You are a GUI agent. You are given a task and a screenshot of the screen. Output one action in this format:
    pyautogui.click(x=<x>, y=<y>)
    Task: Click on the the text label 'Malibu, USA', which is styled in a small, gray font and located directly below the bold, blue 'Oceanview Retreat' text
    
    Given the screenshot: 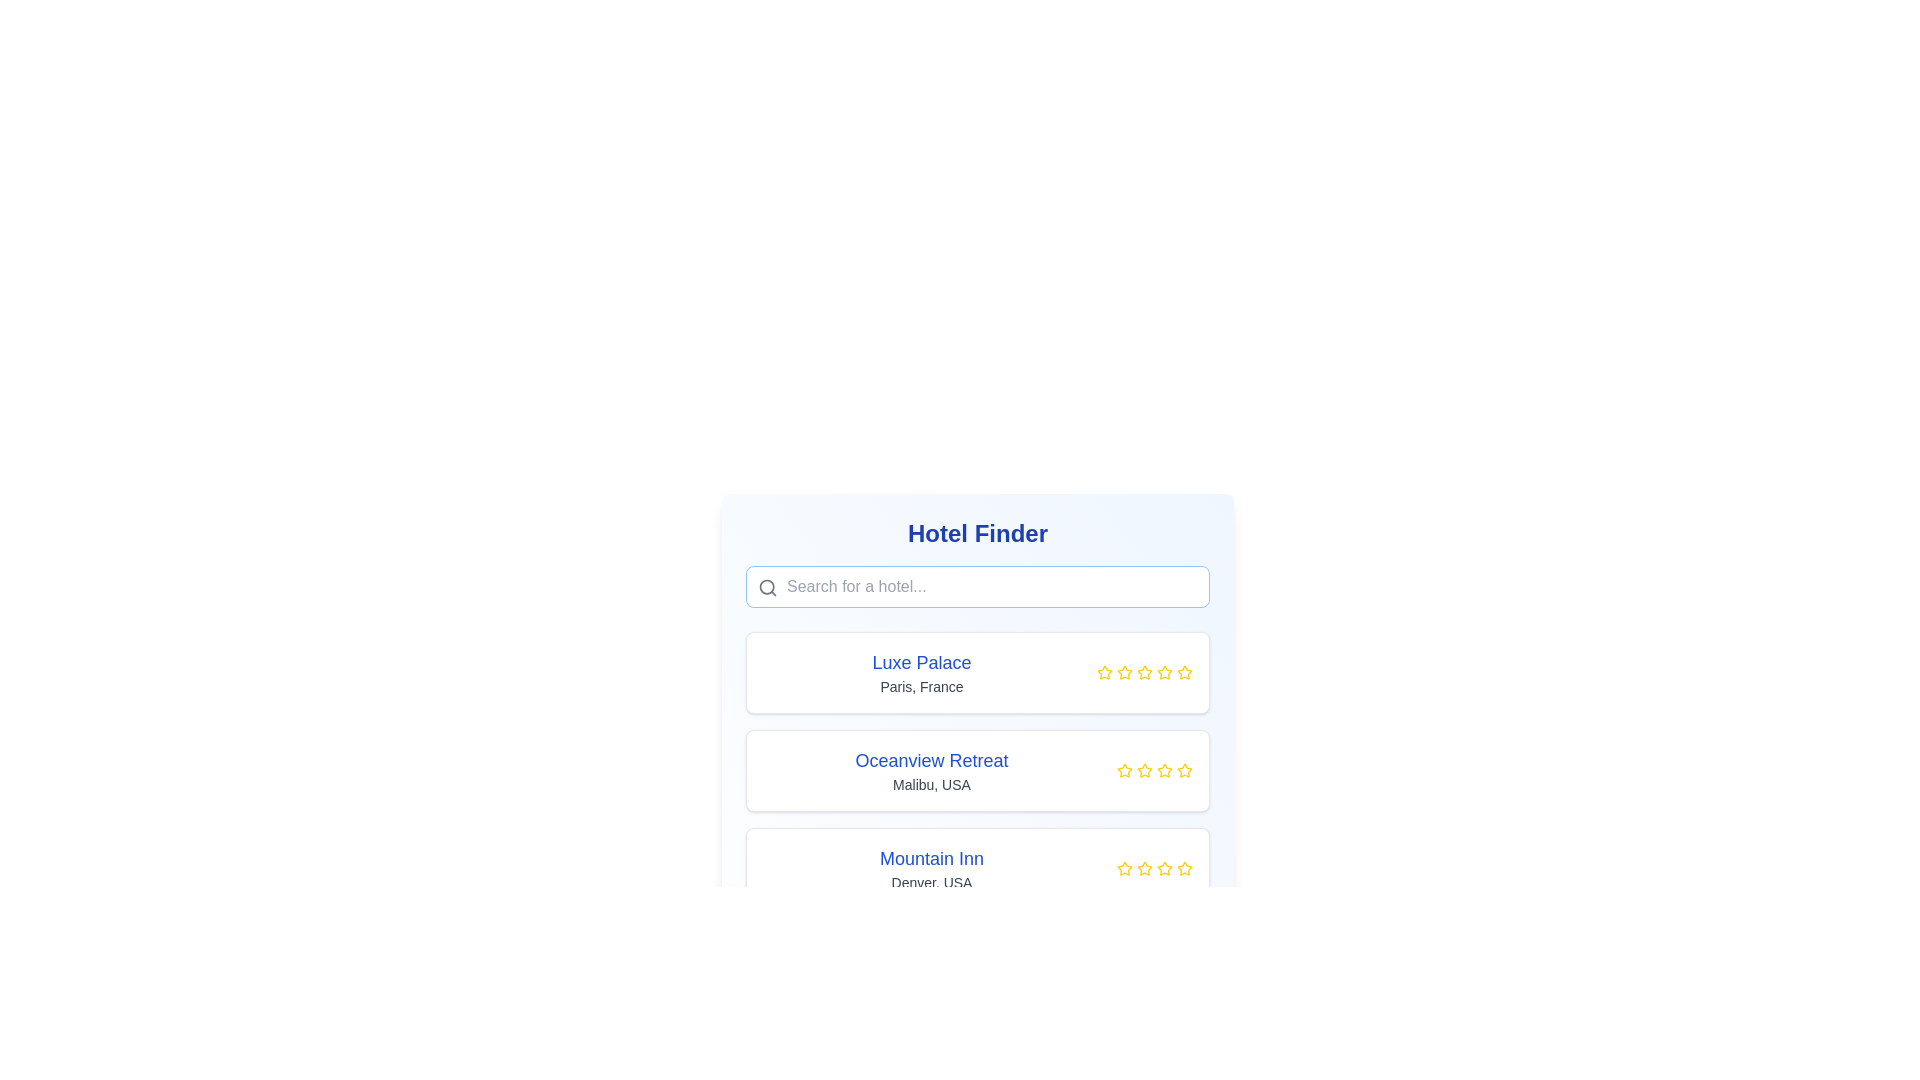 What is the action you would take?
    pyautogui.click(x=930, y=784)
    